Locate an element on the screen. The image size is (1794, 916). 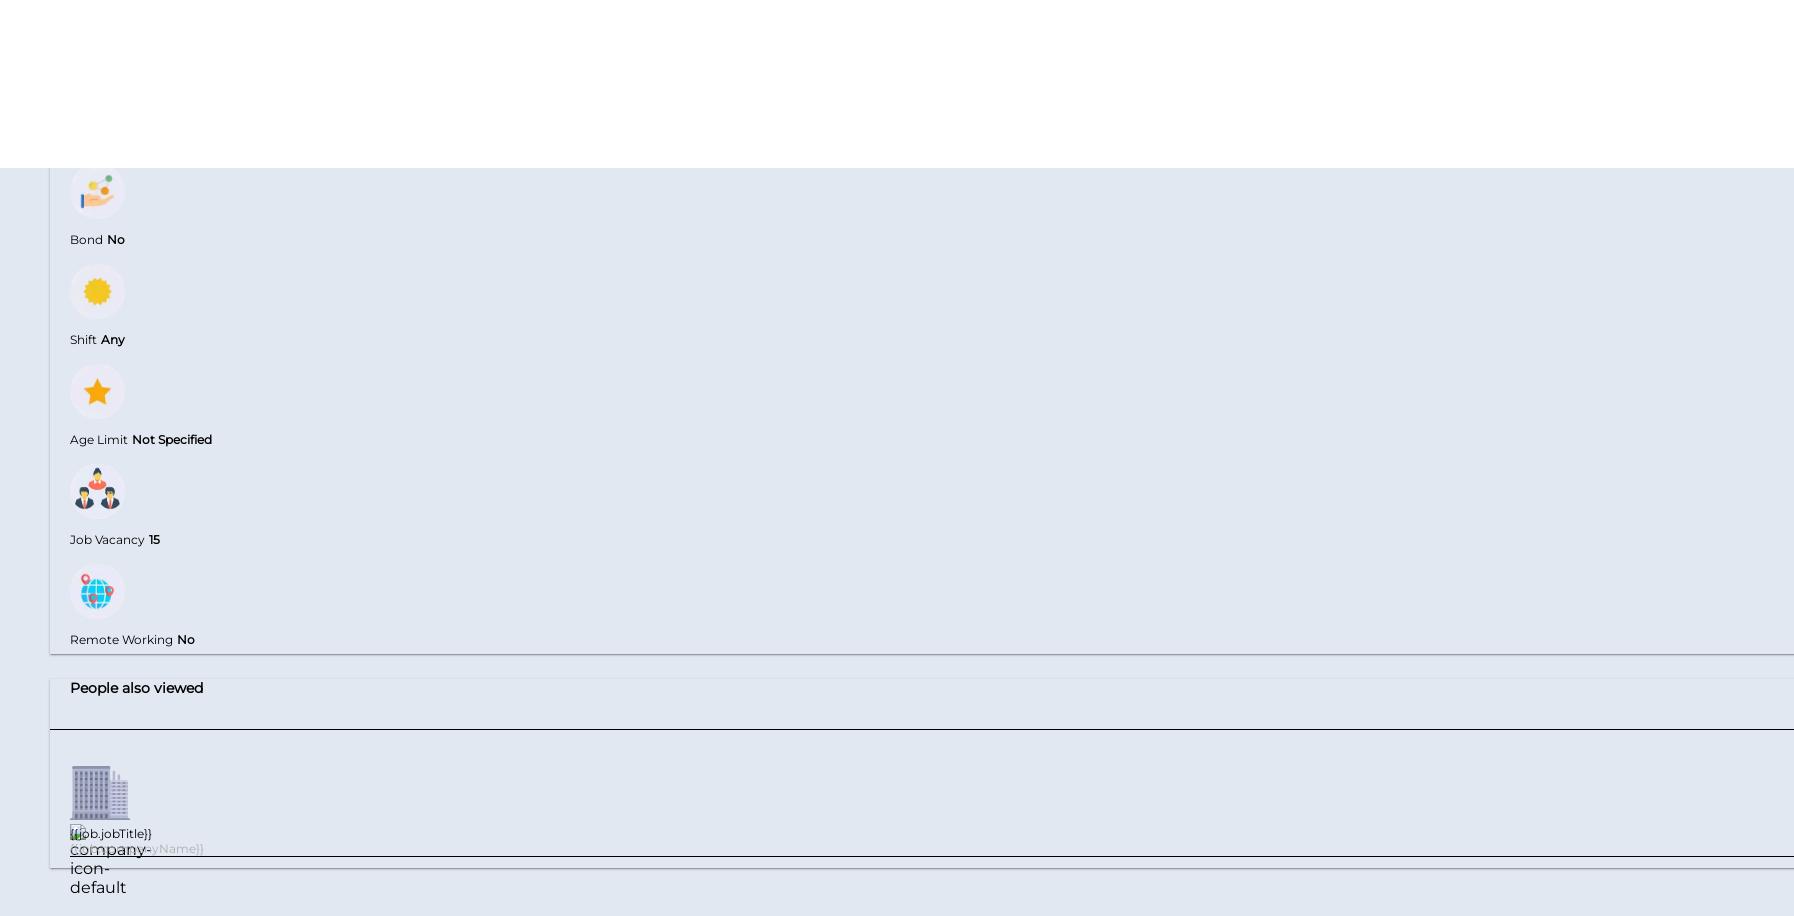
'Bond' is located at coordinates (85, 238).